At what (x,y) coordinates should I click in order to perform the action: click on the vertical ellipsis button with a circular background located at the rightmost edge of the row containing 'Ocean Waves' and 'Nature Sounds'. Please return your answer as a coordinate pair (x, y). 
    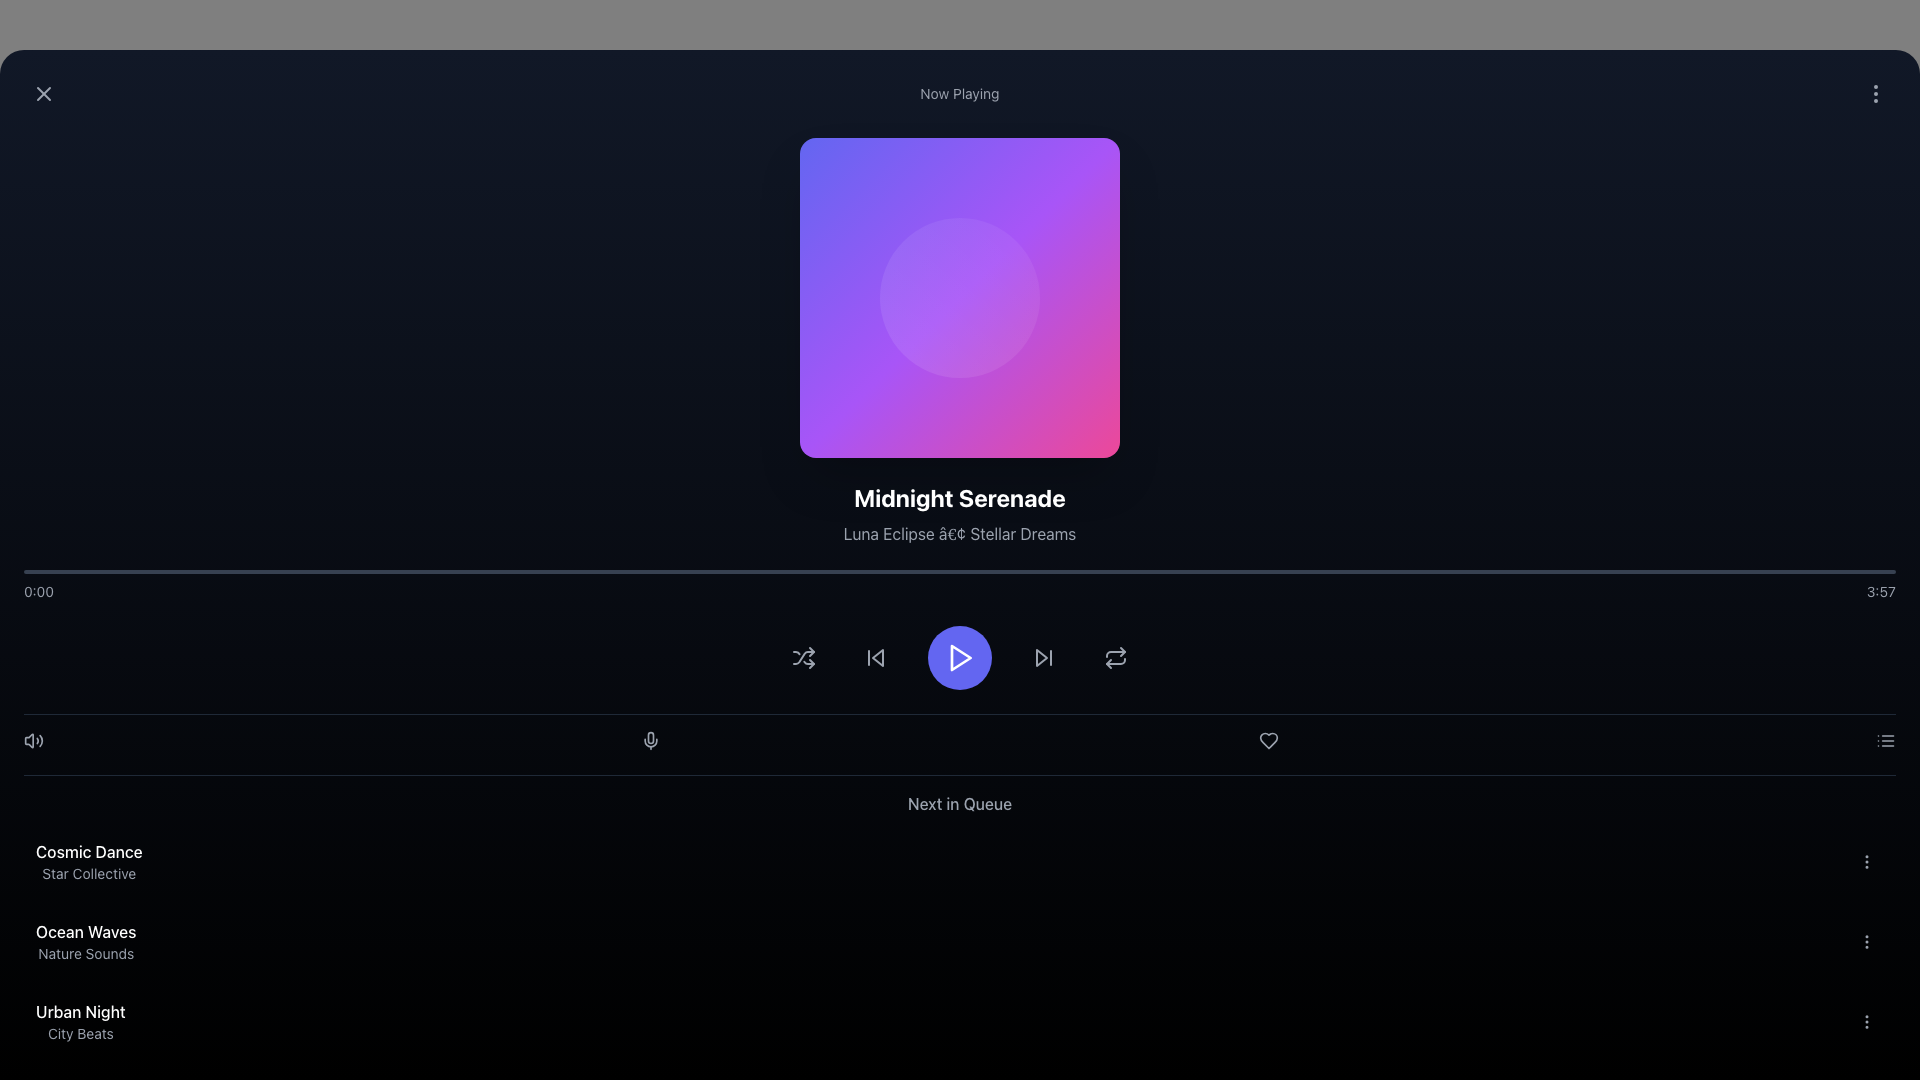
    Looking at the image, I should click on (1866, 941).